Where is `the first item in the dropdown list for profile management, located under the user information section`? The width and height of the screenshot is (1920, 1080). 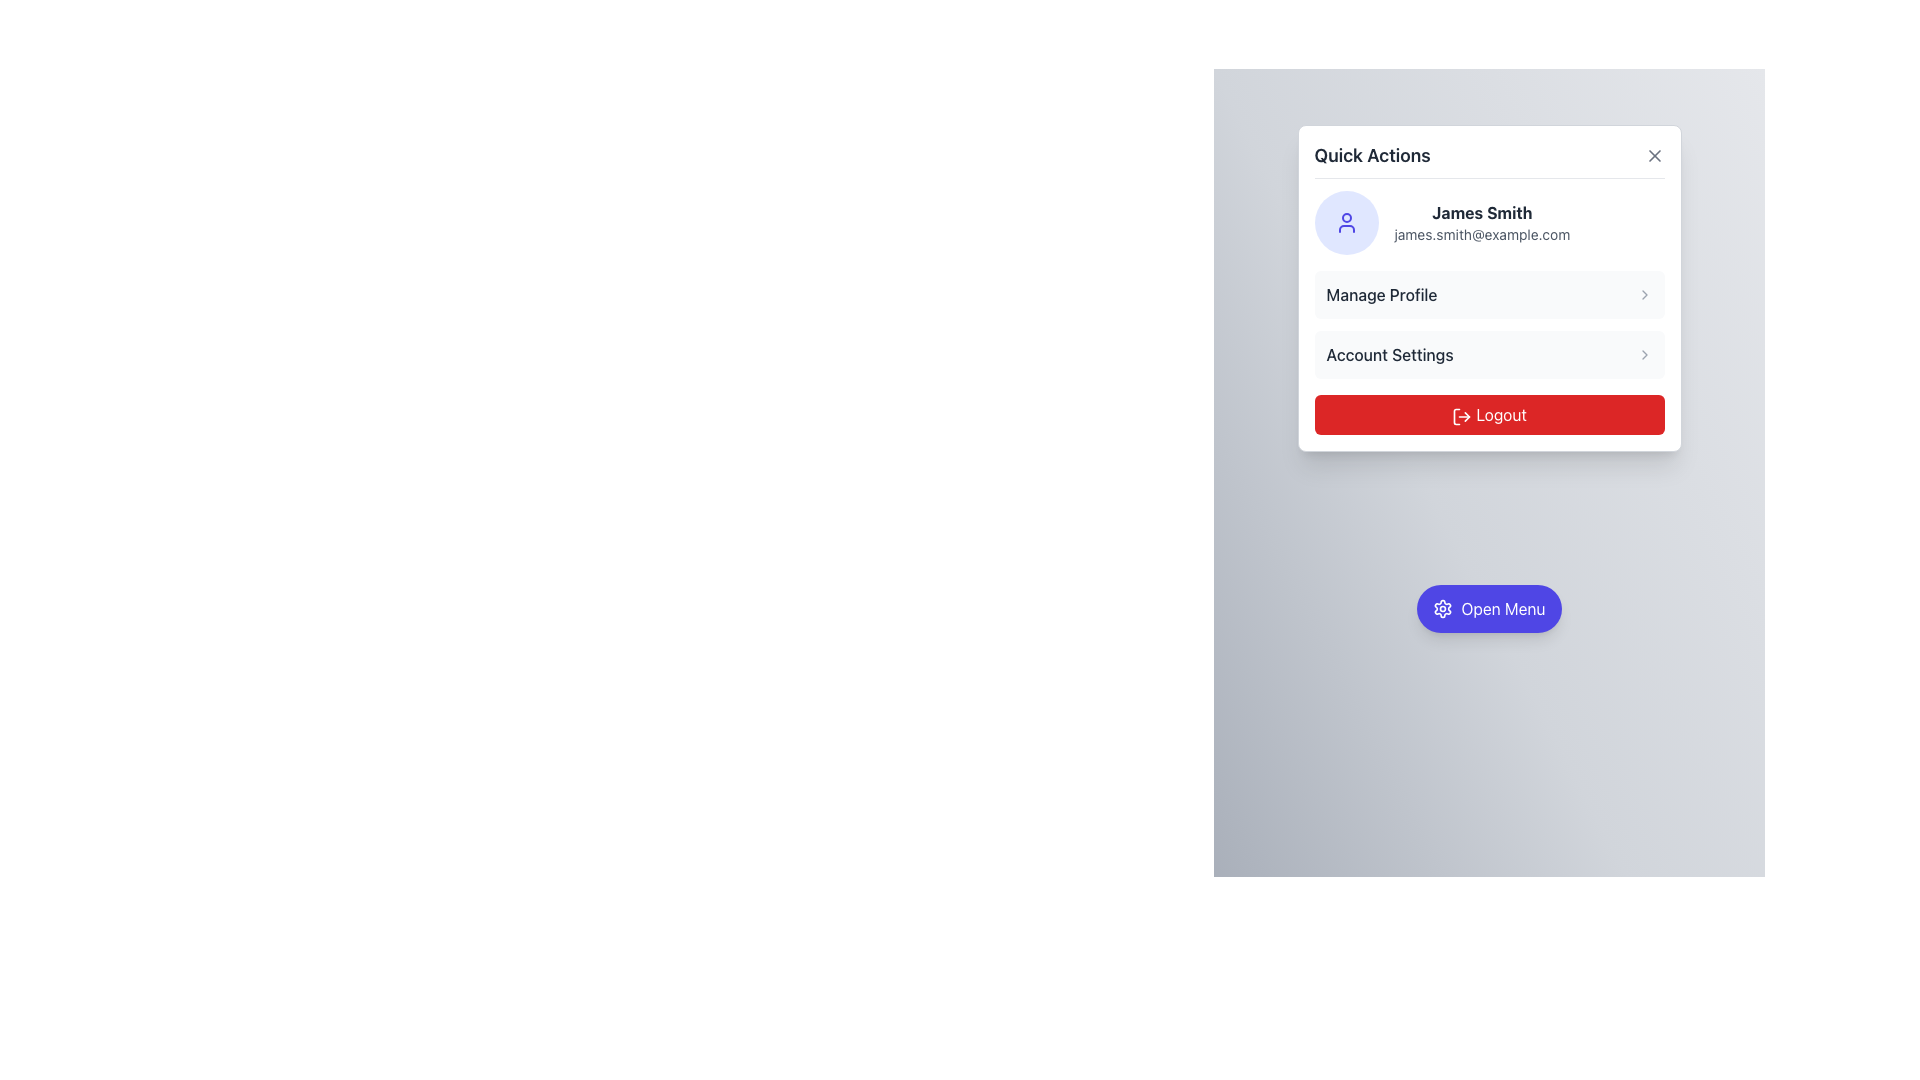 the first item in the dropdown list for profile management, located under the user information section is located at coordinates (1489, 294).